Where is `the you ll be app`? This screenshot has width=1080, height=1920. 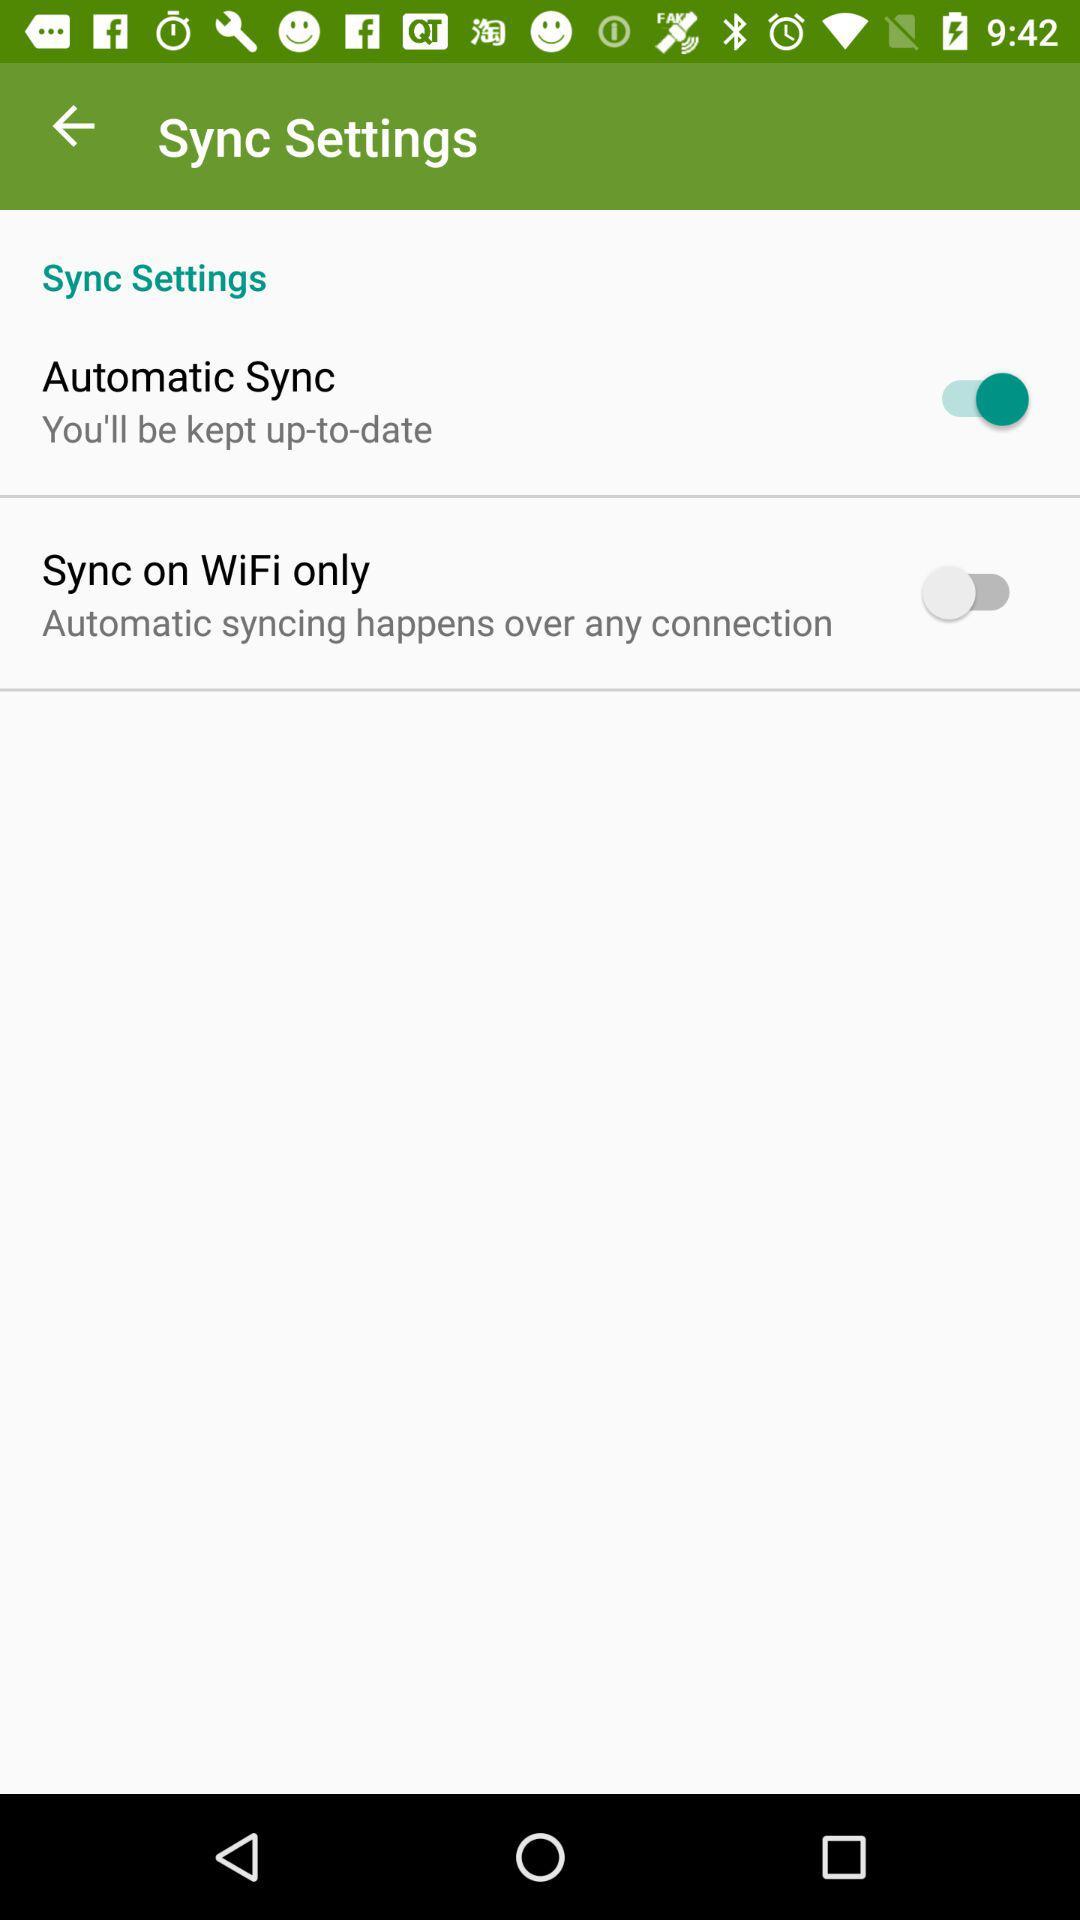
the you ll be app is located at coordinates (236, 427).